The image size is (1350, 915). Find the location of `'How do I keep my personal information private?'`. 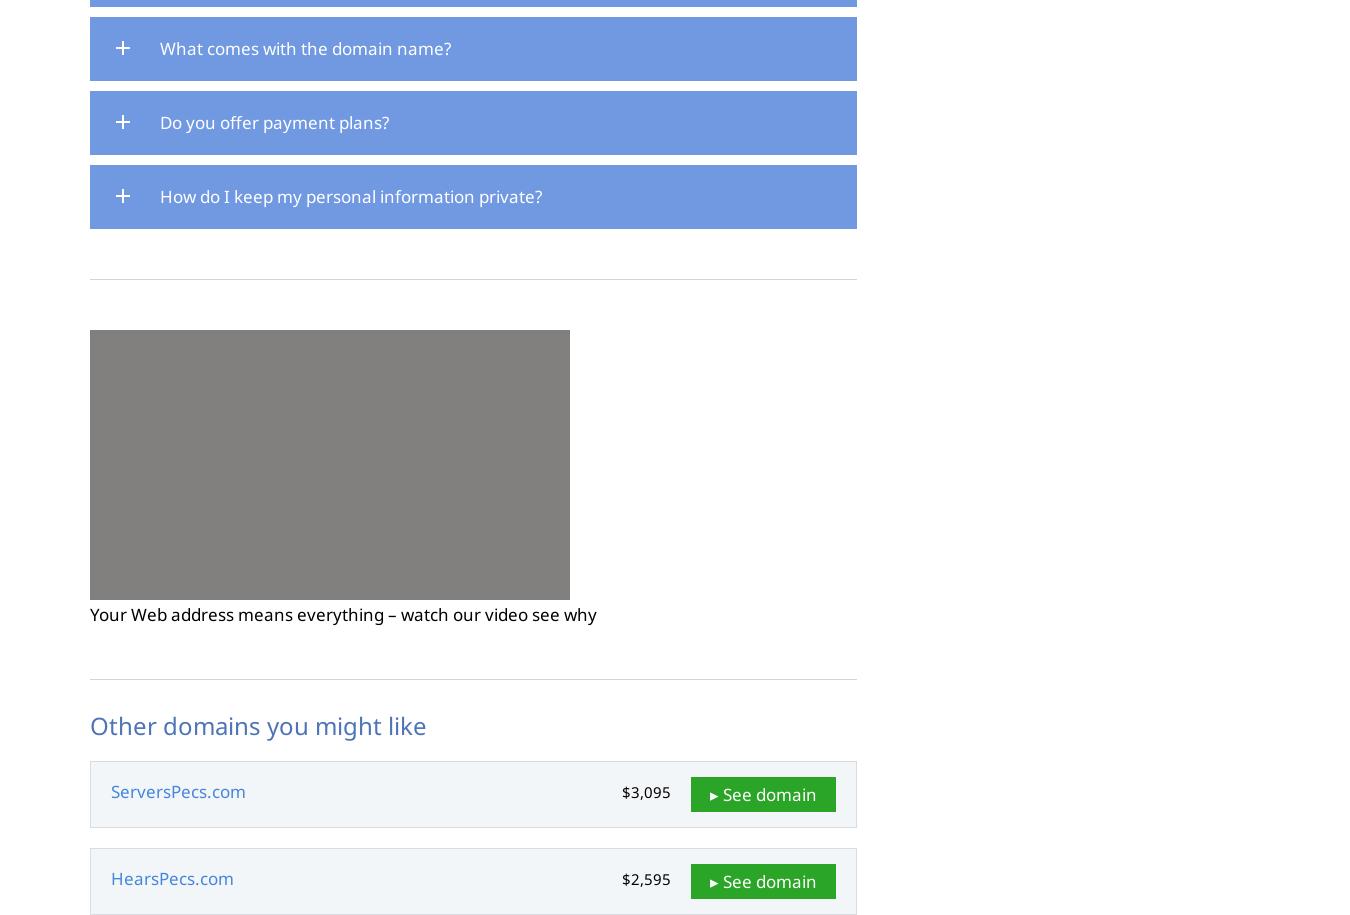

'How do I keep my personal information private?' is located at coordinates (351, 194).